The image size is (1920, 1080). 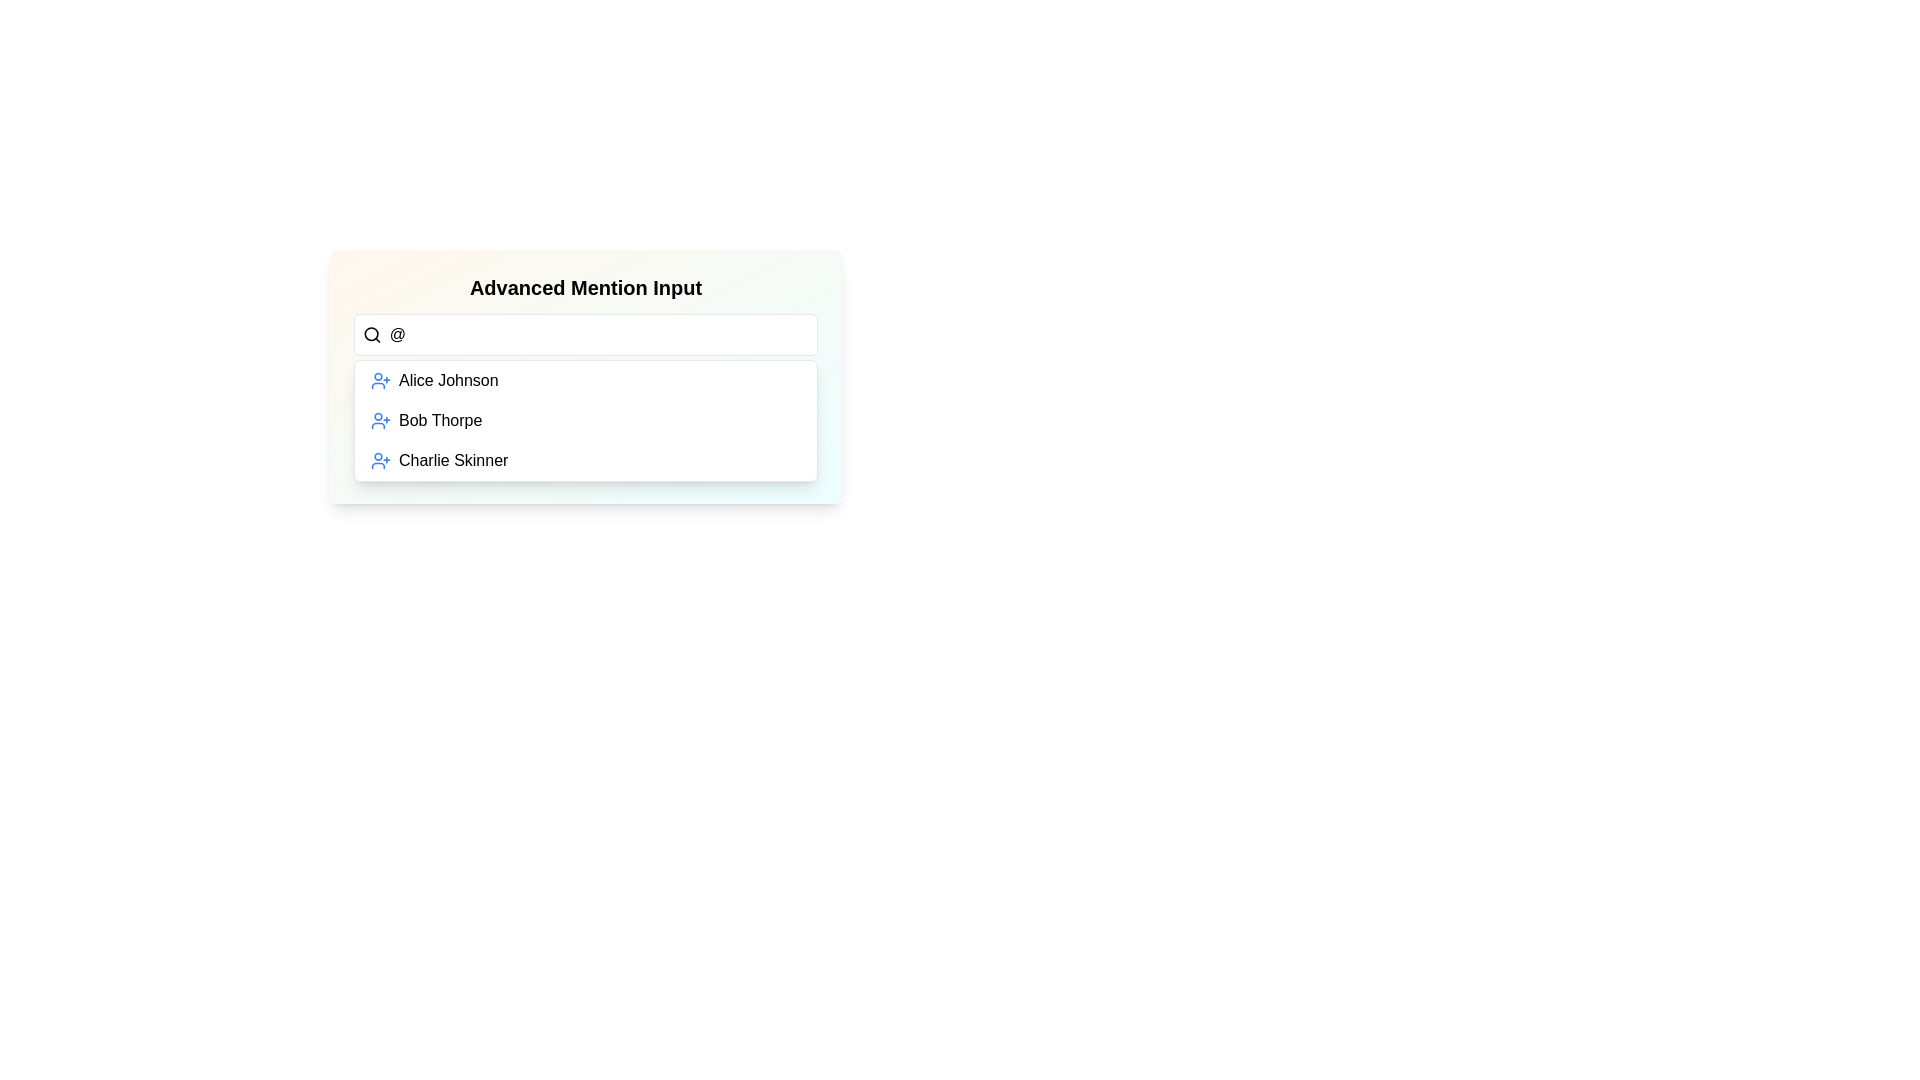 What do you see at coordinates (380, 381) in the screenshot?
I see `the blue 'Add User' icon depicting a person with a '+' sign located to the left of 'Alice Johnson'` at bounding box center [380, 381].